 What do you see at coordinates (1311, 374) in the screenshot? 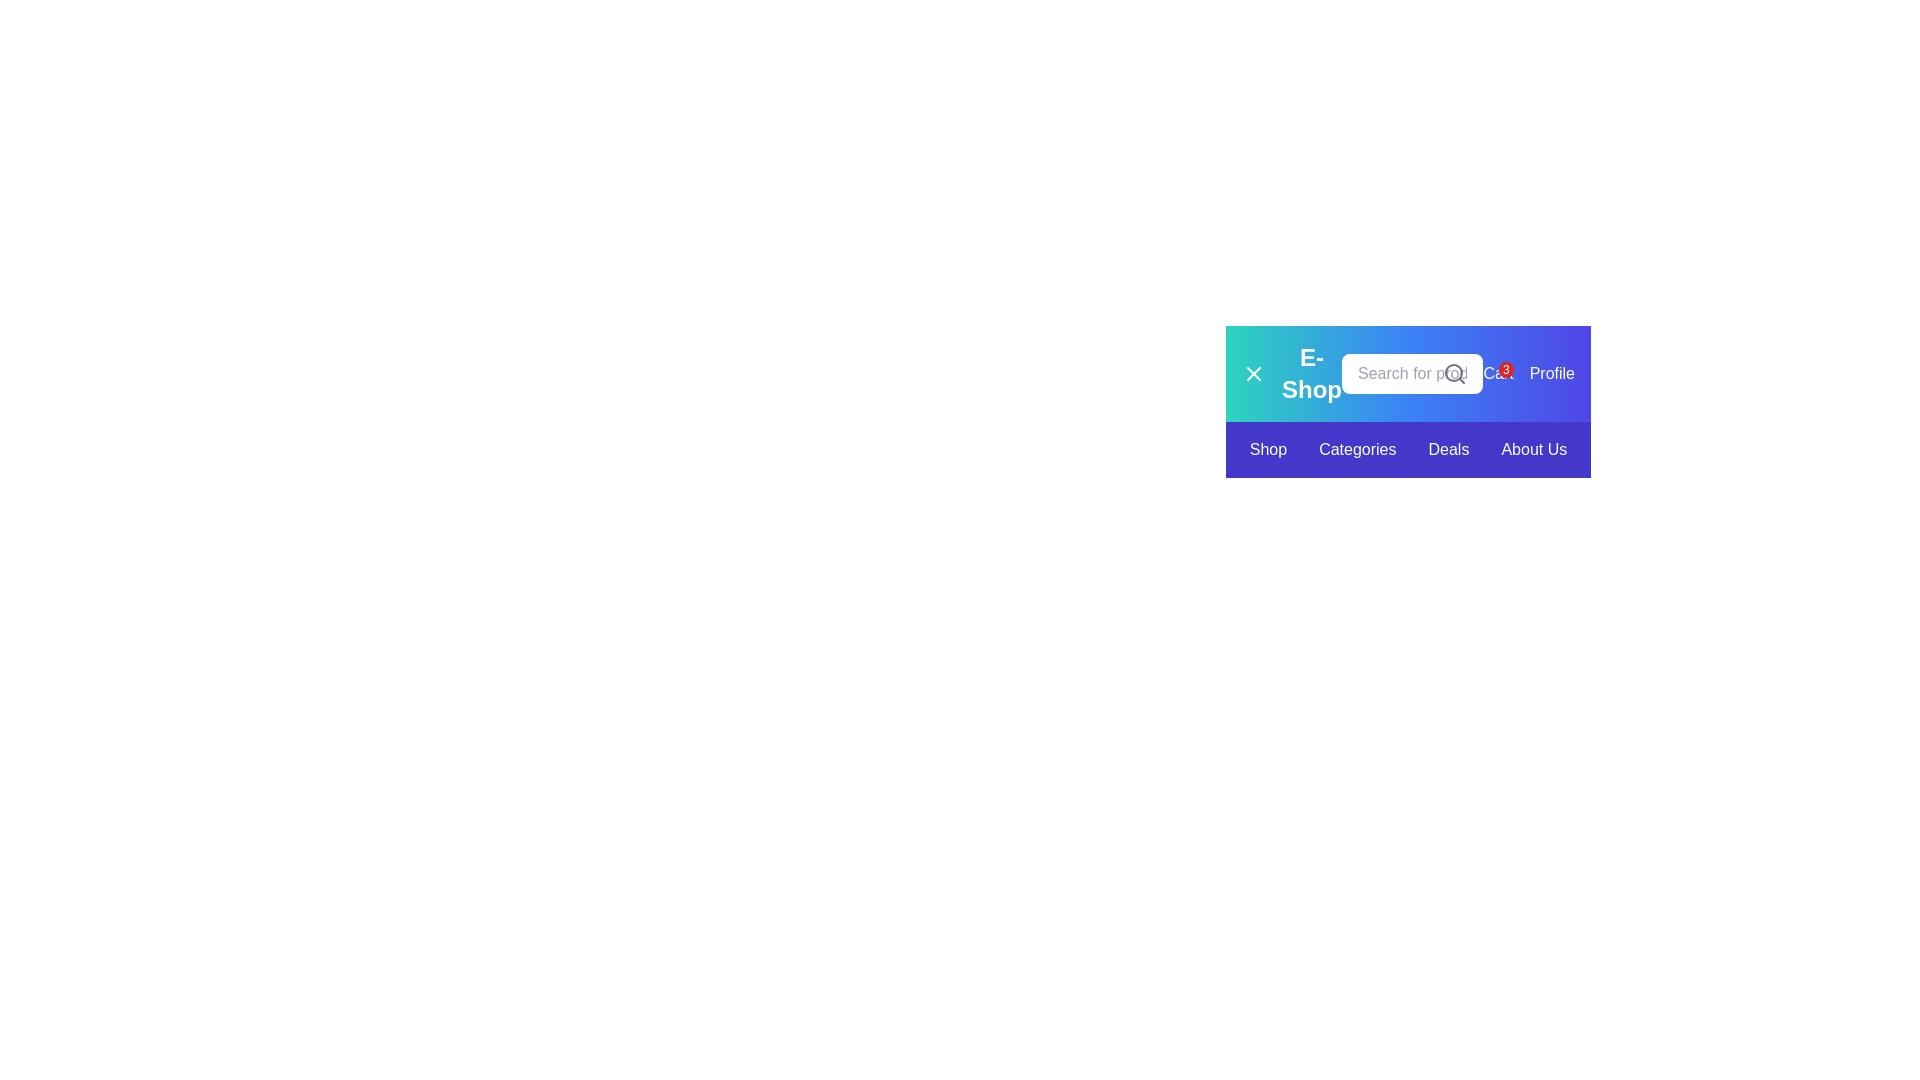
I see `the 'E-Shop' text label component, which is prominently displayed in a bold font and located in the top-left section of the interface` at bounding box center [1311, 374].